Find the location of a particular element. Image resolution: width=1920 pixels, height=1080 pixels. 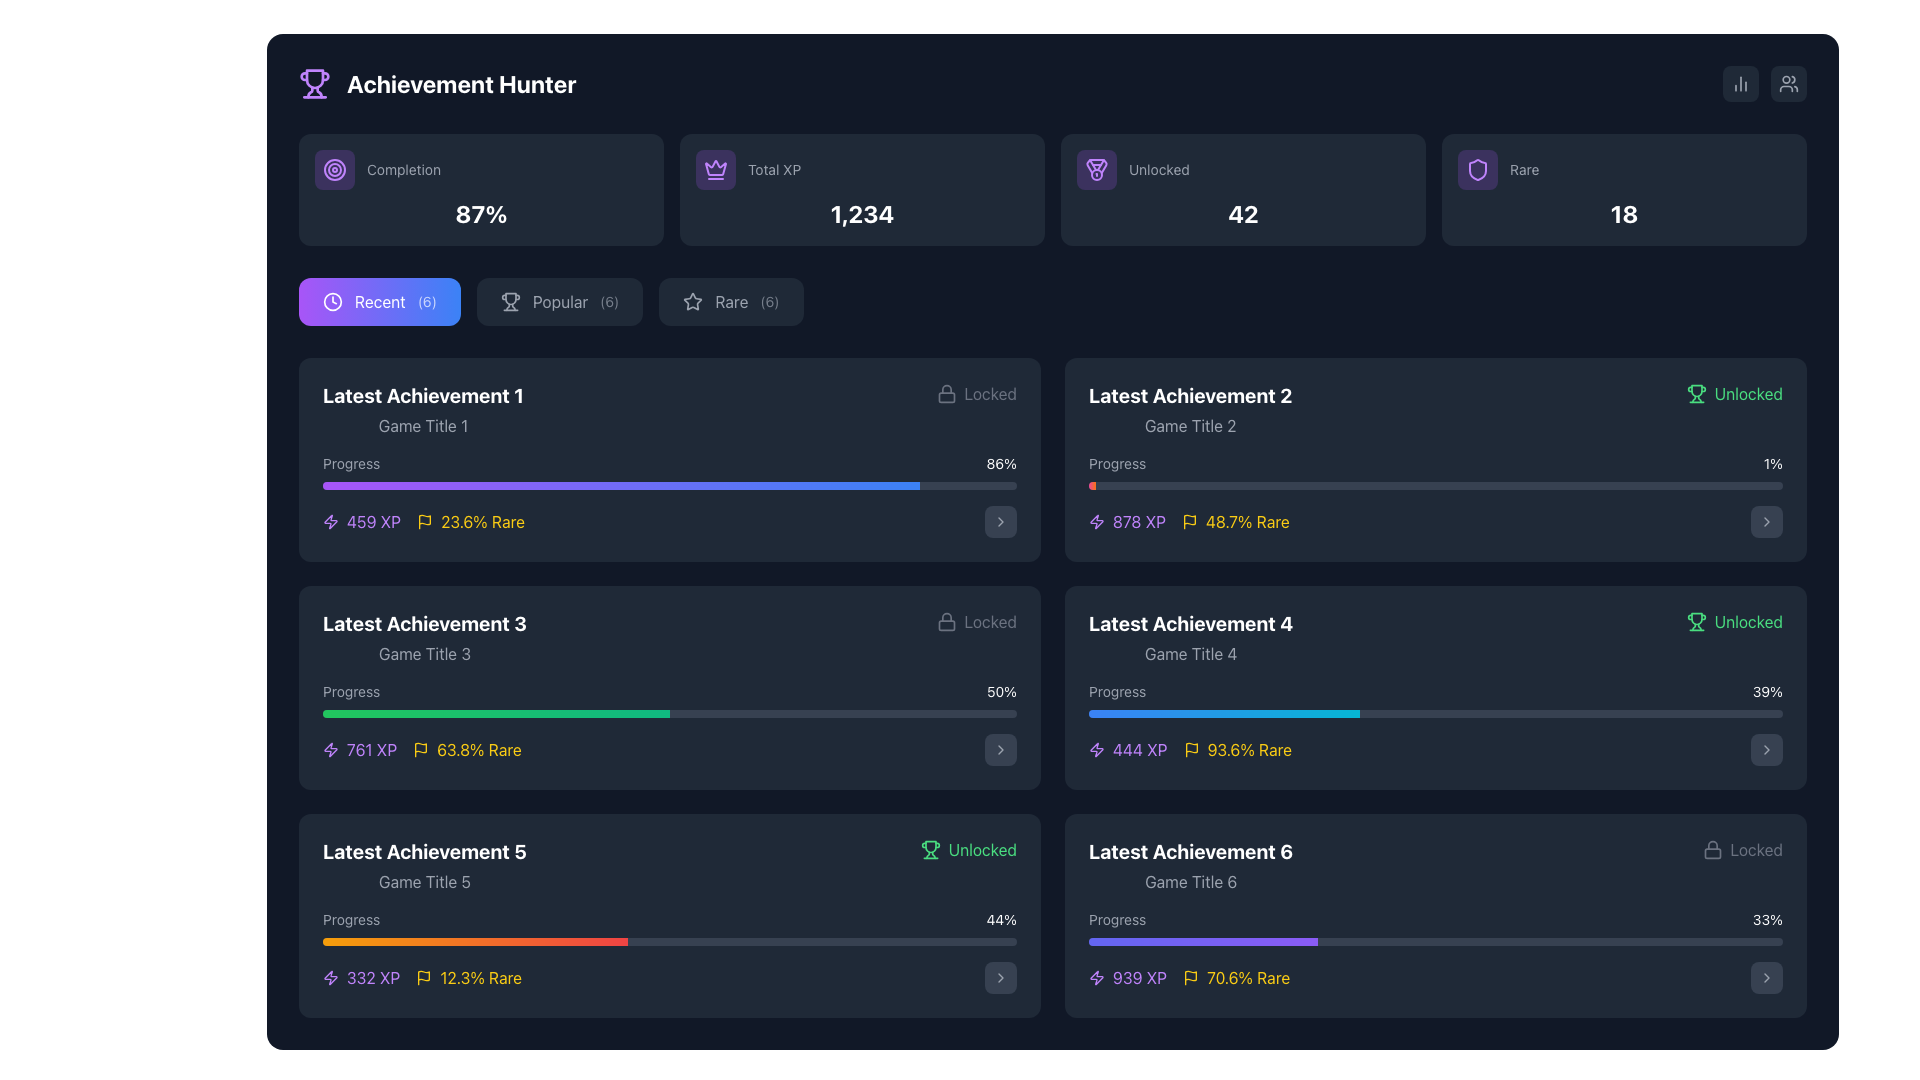

the crown icon with purple outlines located in the second card from the left, near the 'Total XP' text is located at coordinates (715, 168).